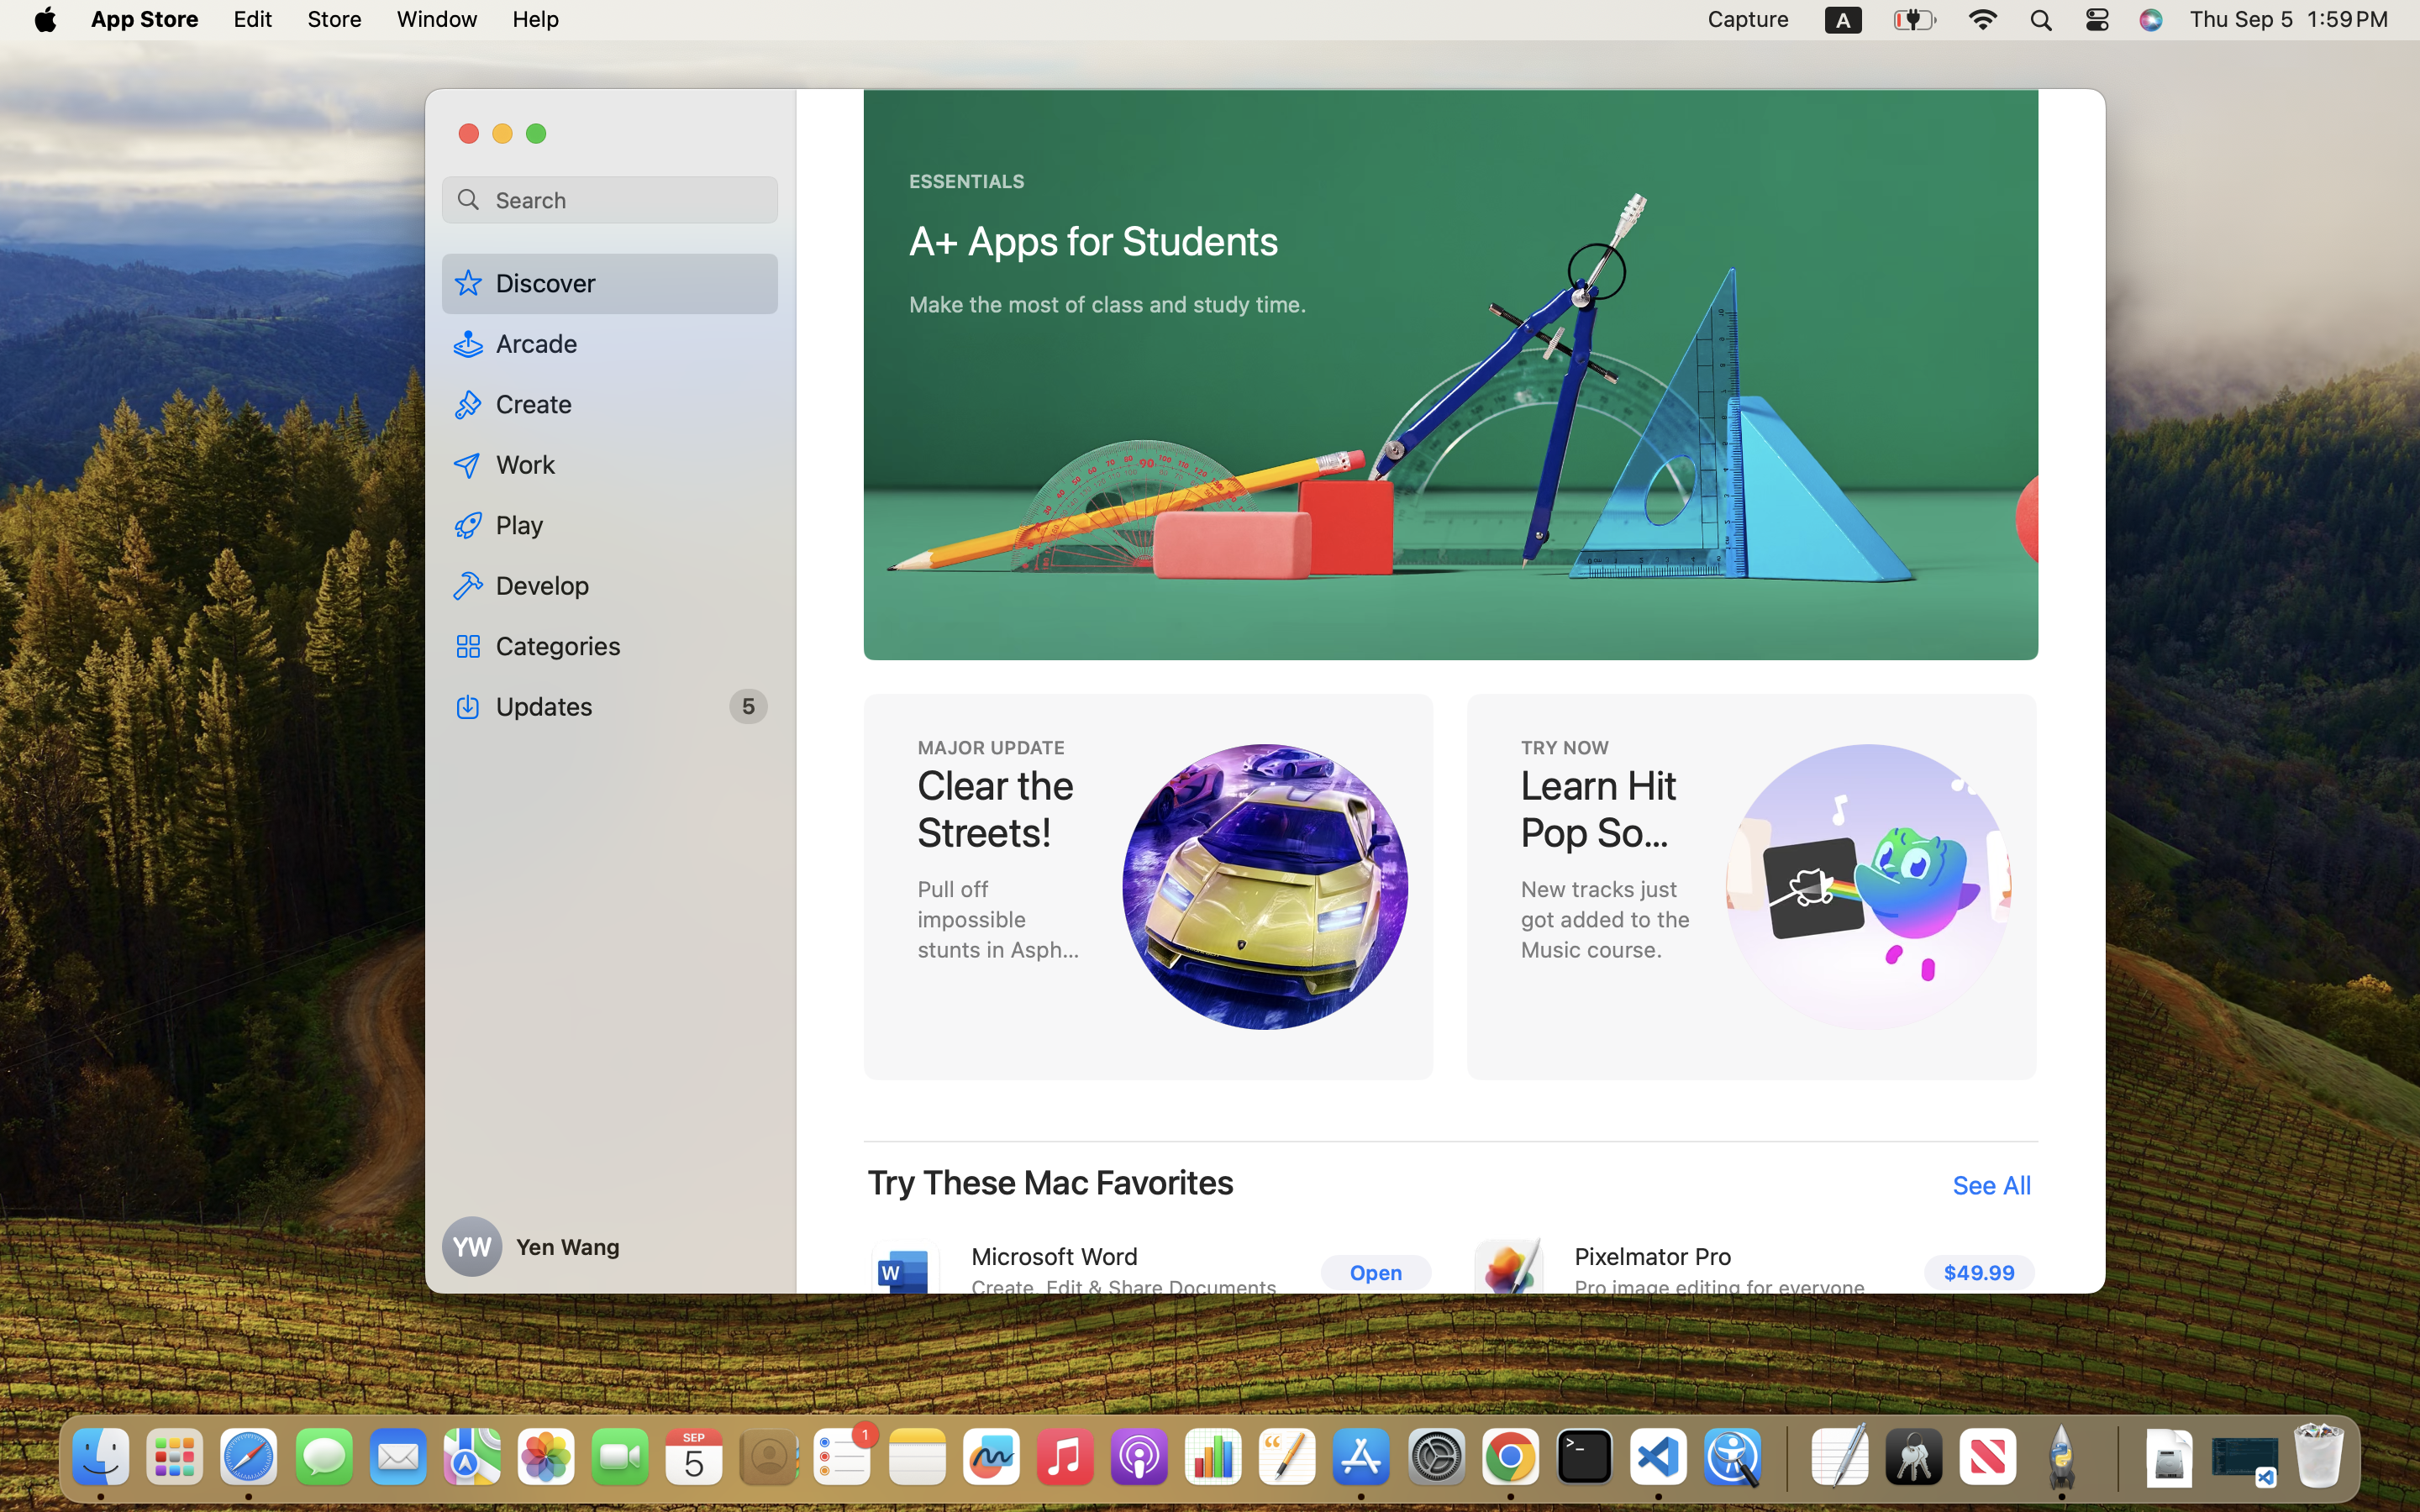 The height and width of the screenshot is (1512, 2420). Describe the element at coordinates (1050, 1181) in the screenshot. I see `'Try These Mac Favorites'` at that location.